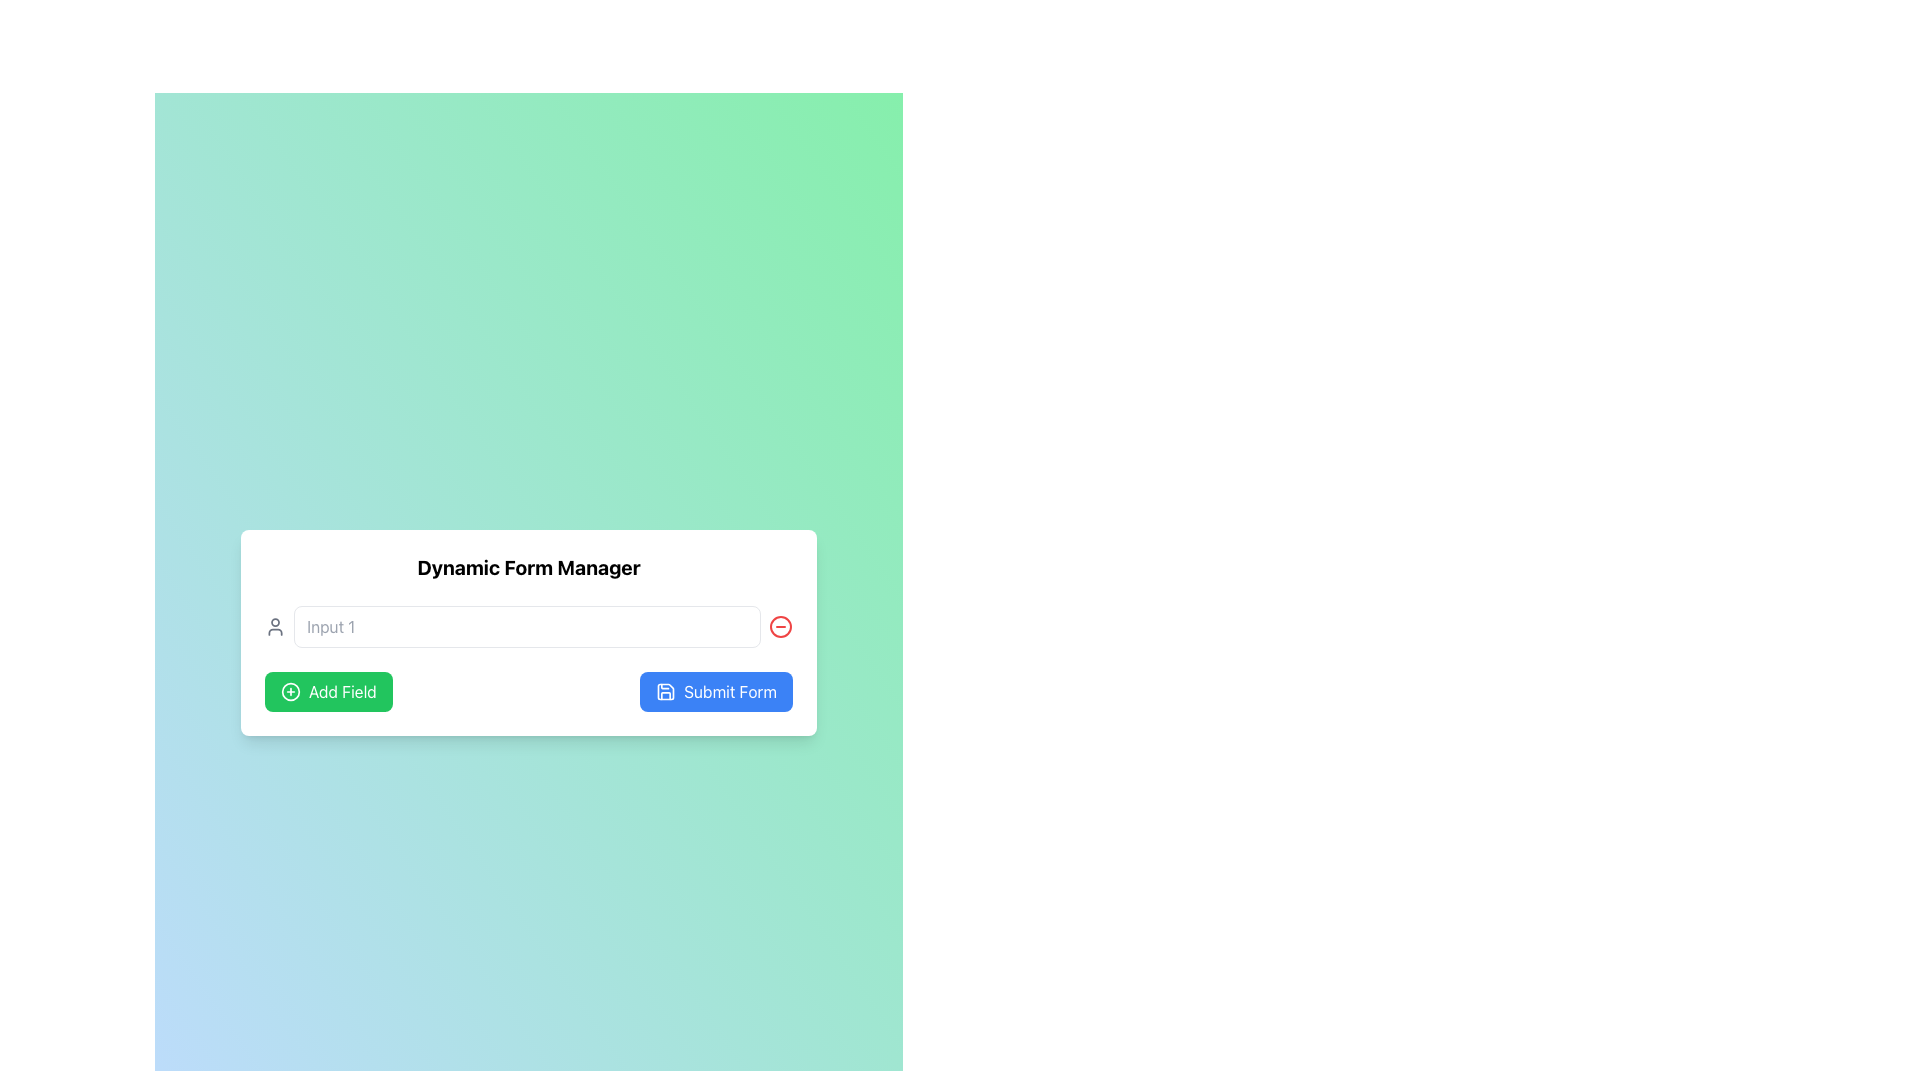 This screenshot has height=1080, width=1920. What do you see at coordinates (328, 690) in the screenshot?
I see `the first button in the lower-left section of the interface` at bounding box center [328, 690].